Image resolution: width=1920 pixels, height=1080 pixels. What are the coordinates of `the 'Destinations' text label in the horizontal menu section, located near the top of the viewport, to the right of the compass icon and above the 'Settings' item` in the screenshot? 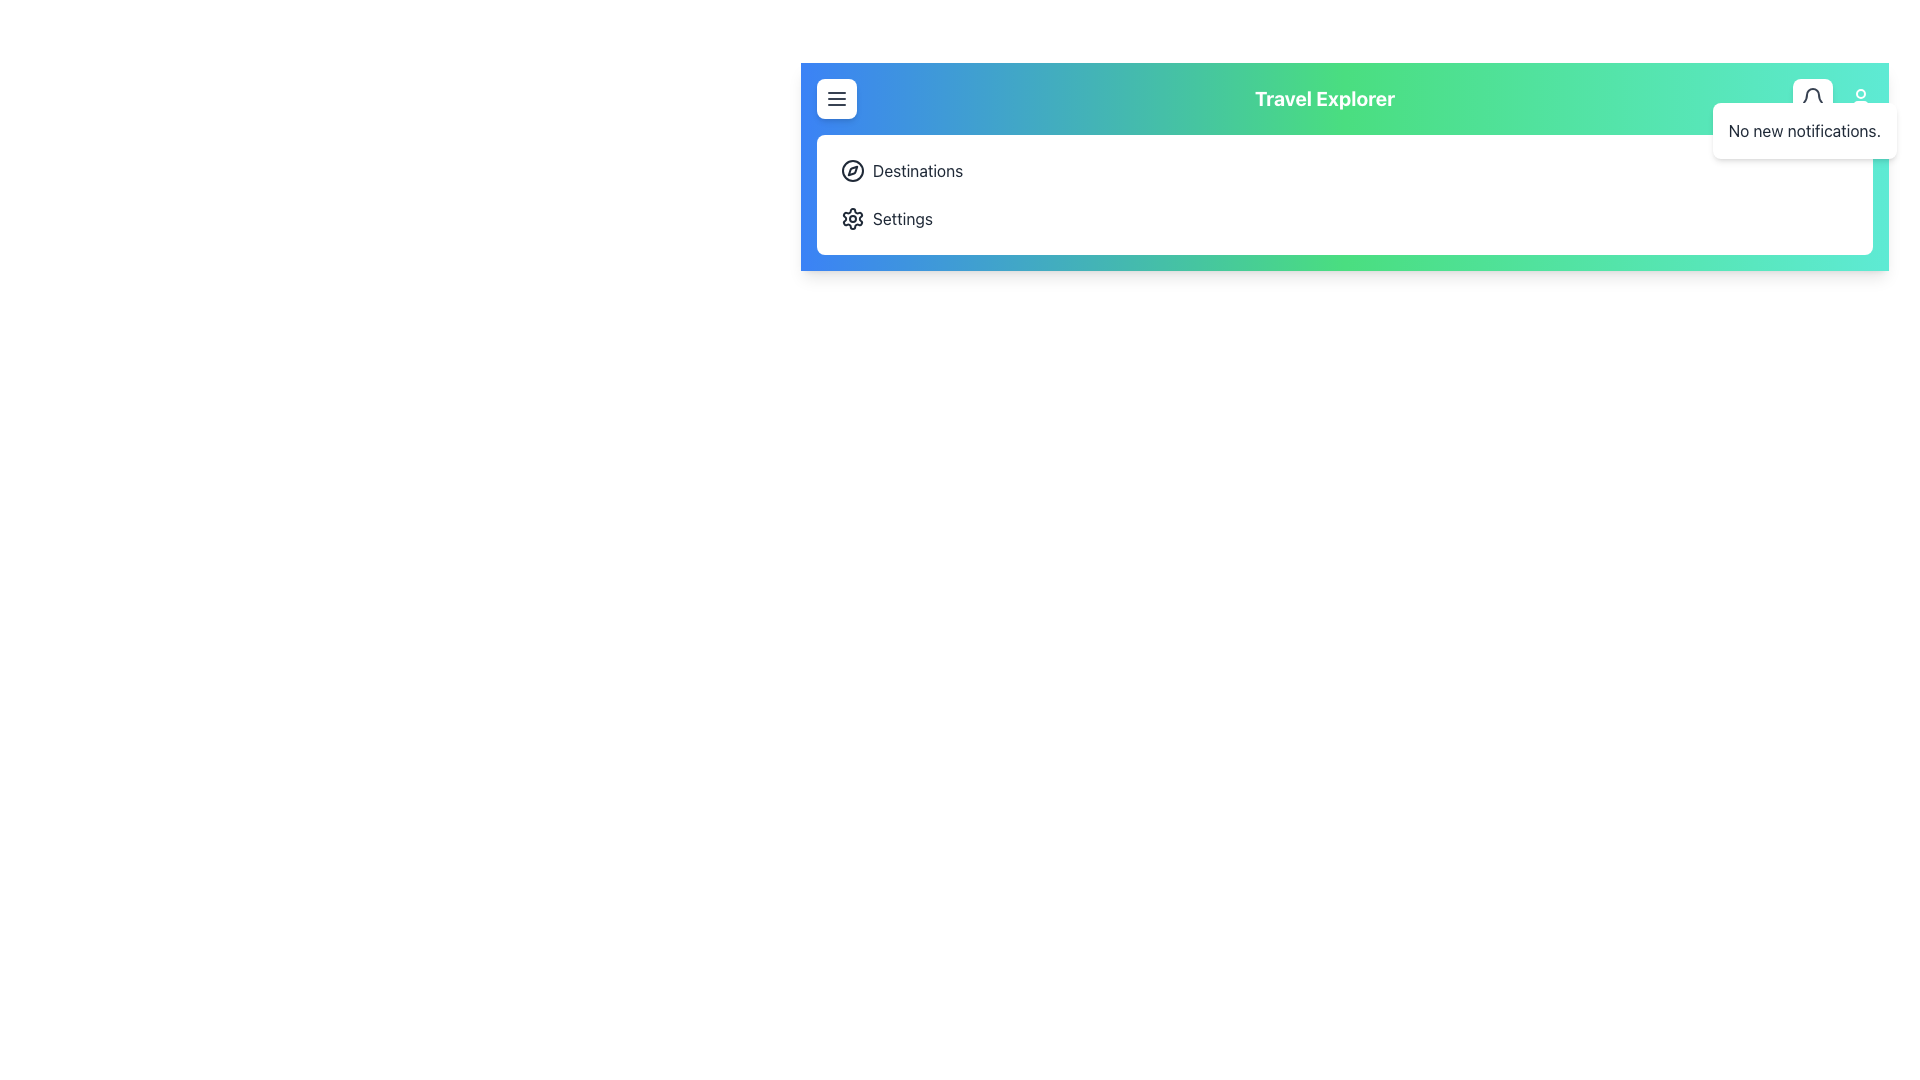 It's located at (917, 169).